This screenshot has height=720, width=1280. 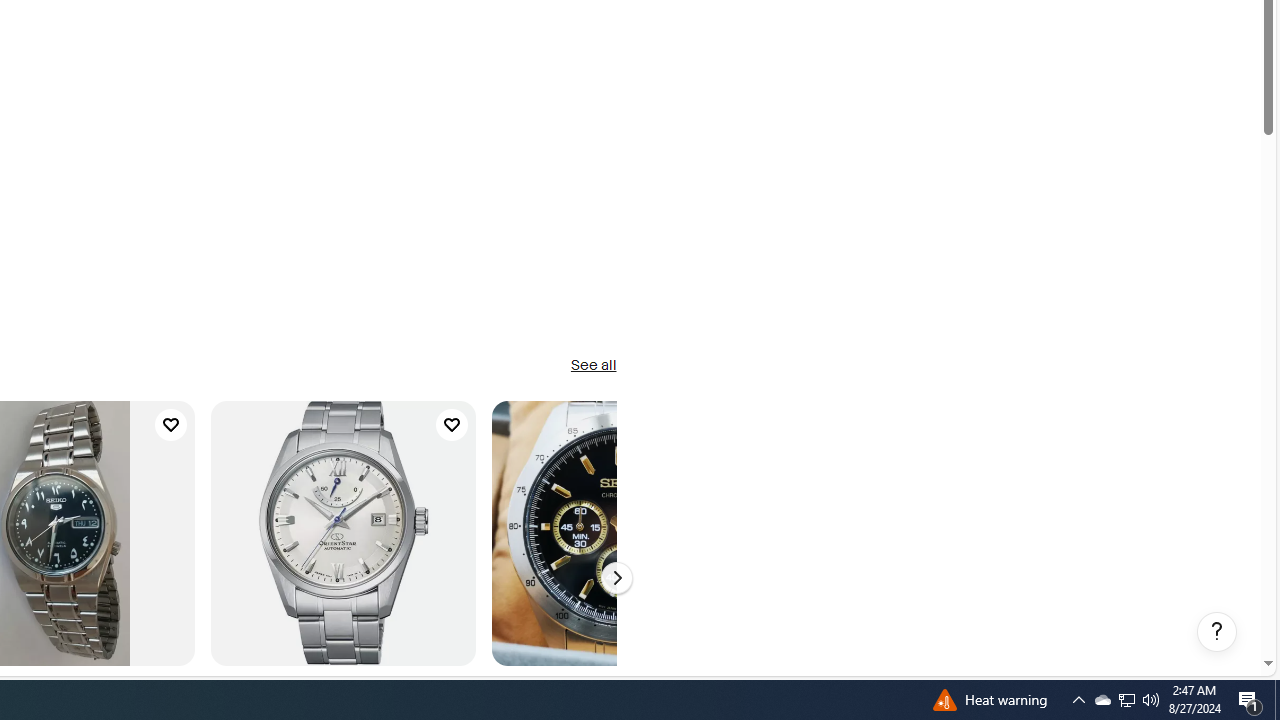 What do you see at coordinates (592, 366) in the screenshot?
I see `'See all'` at bounding box center [592, 366].